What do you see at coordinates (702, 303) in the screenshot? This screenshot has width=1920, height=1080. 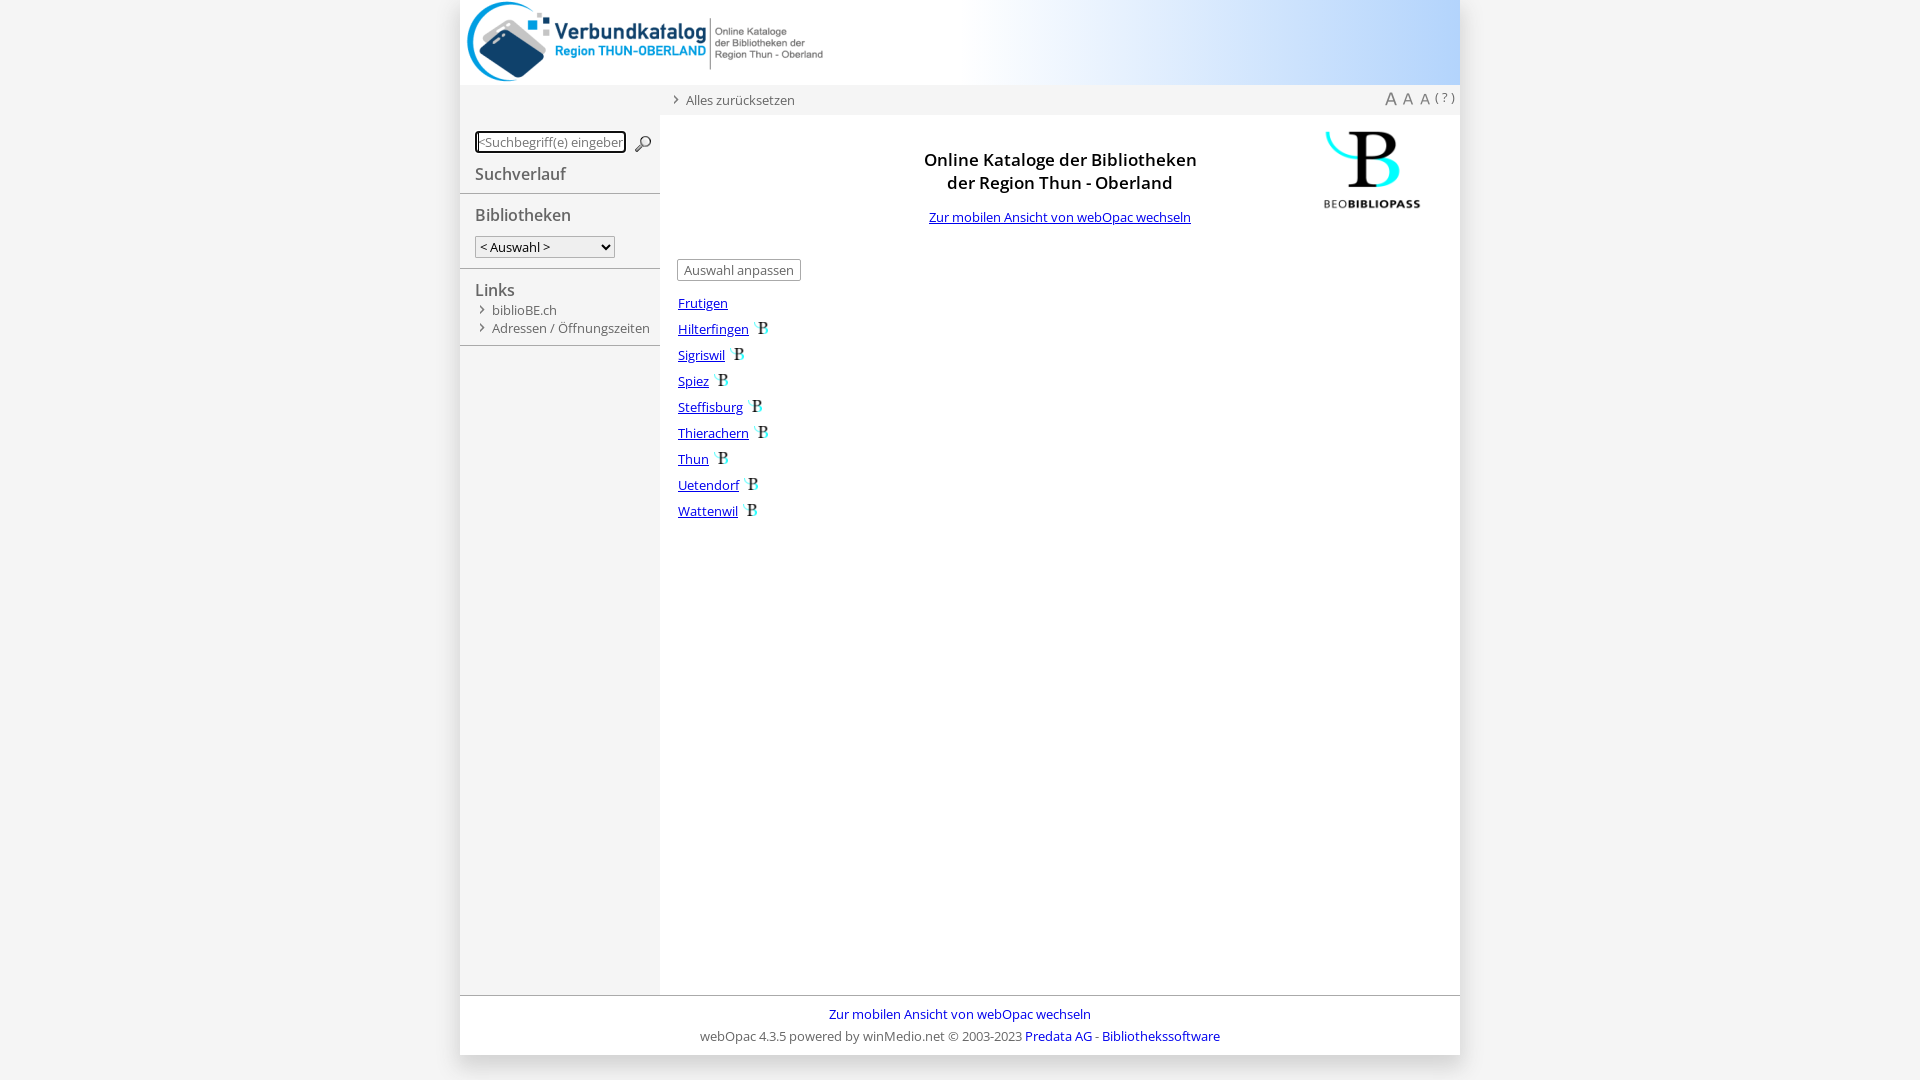 I see `'Frutigen'` at bounding box center [702, 303].